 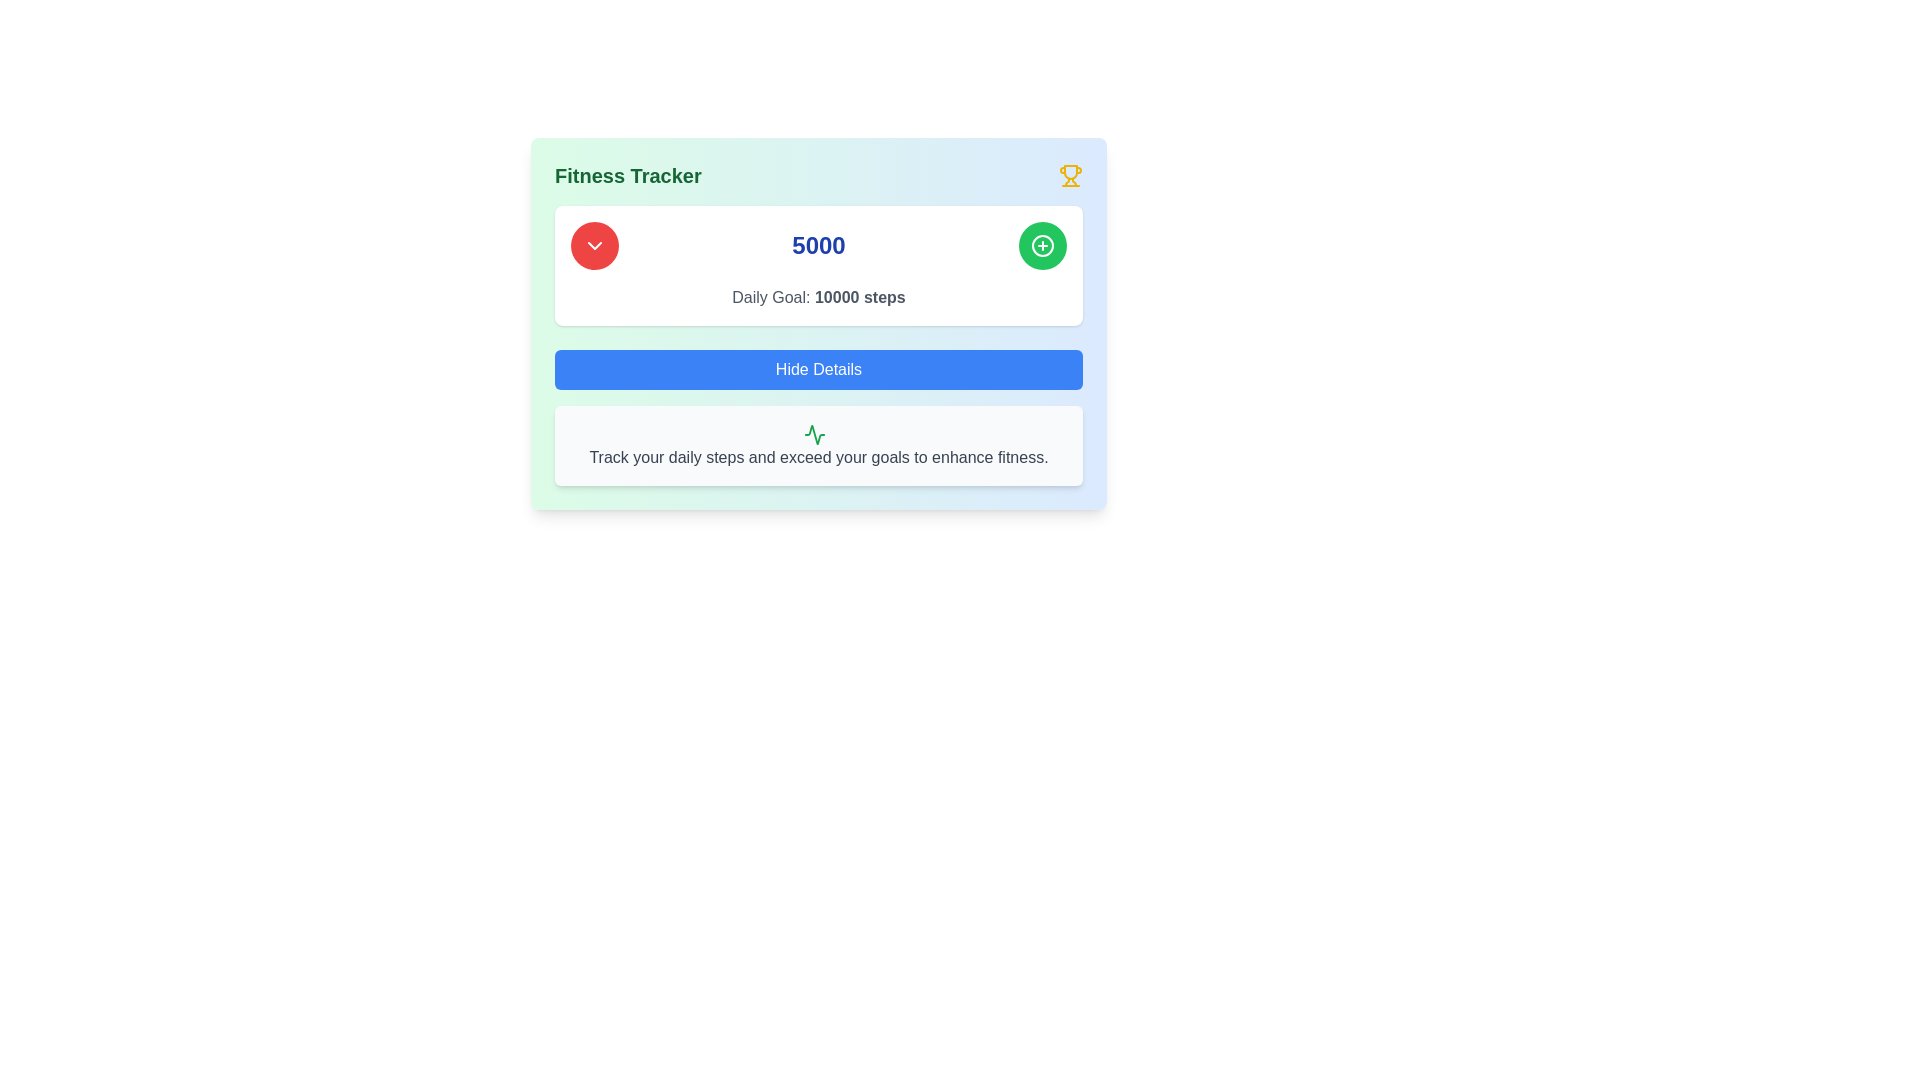 What do you see at coordinates (1069, 175) in the screenshot?
I see `the visual representation of the trophy icon located at the top-right corner of the 'Fitness Tracker' section, which symbolizes achievement` at bounding box center [1069, 175].